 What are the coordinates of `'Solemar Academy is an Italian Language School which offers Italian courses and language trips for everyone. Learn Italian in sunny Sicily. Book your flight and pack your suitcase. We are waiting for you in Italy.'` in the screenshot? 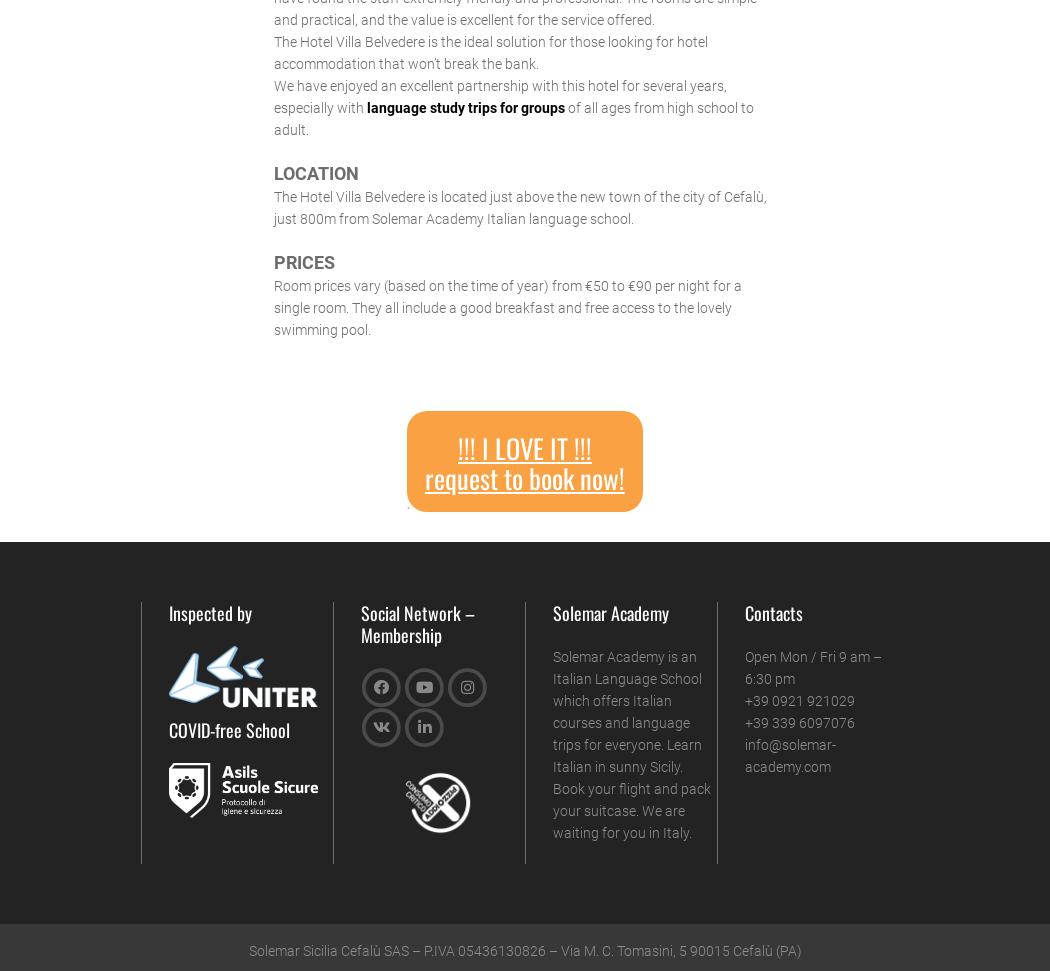 It's located at (631, 742).